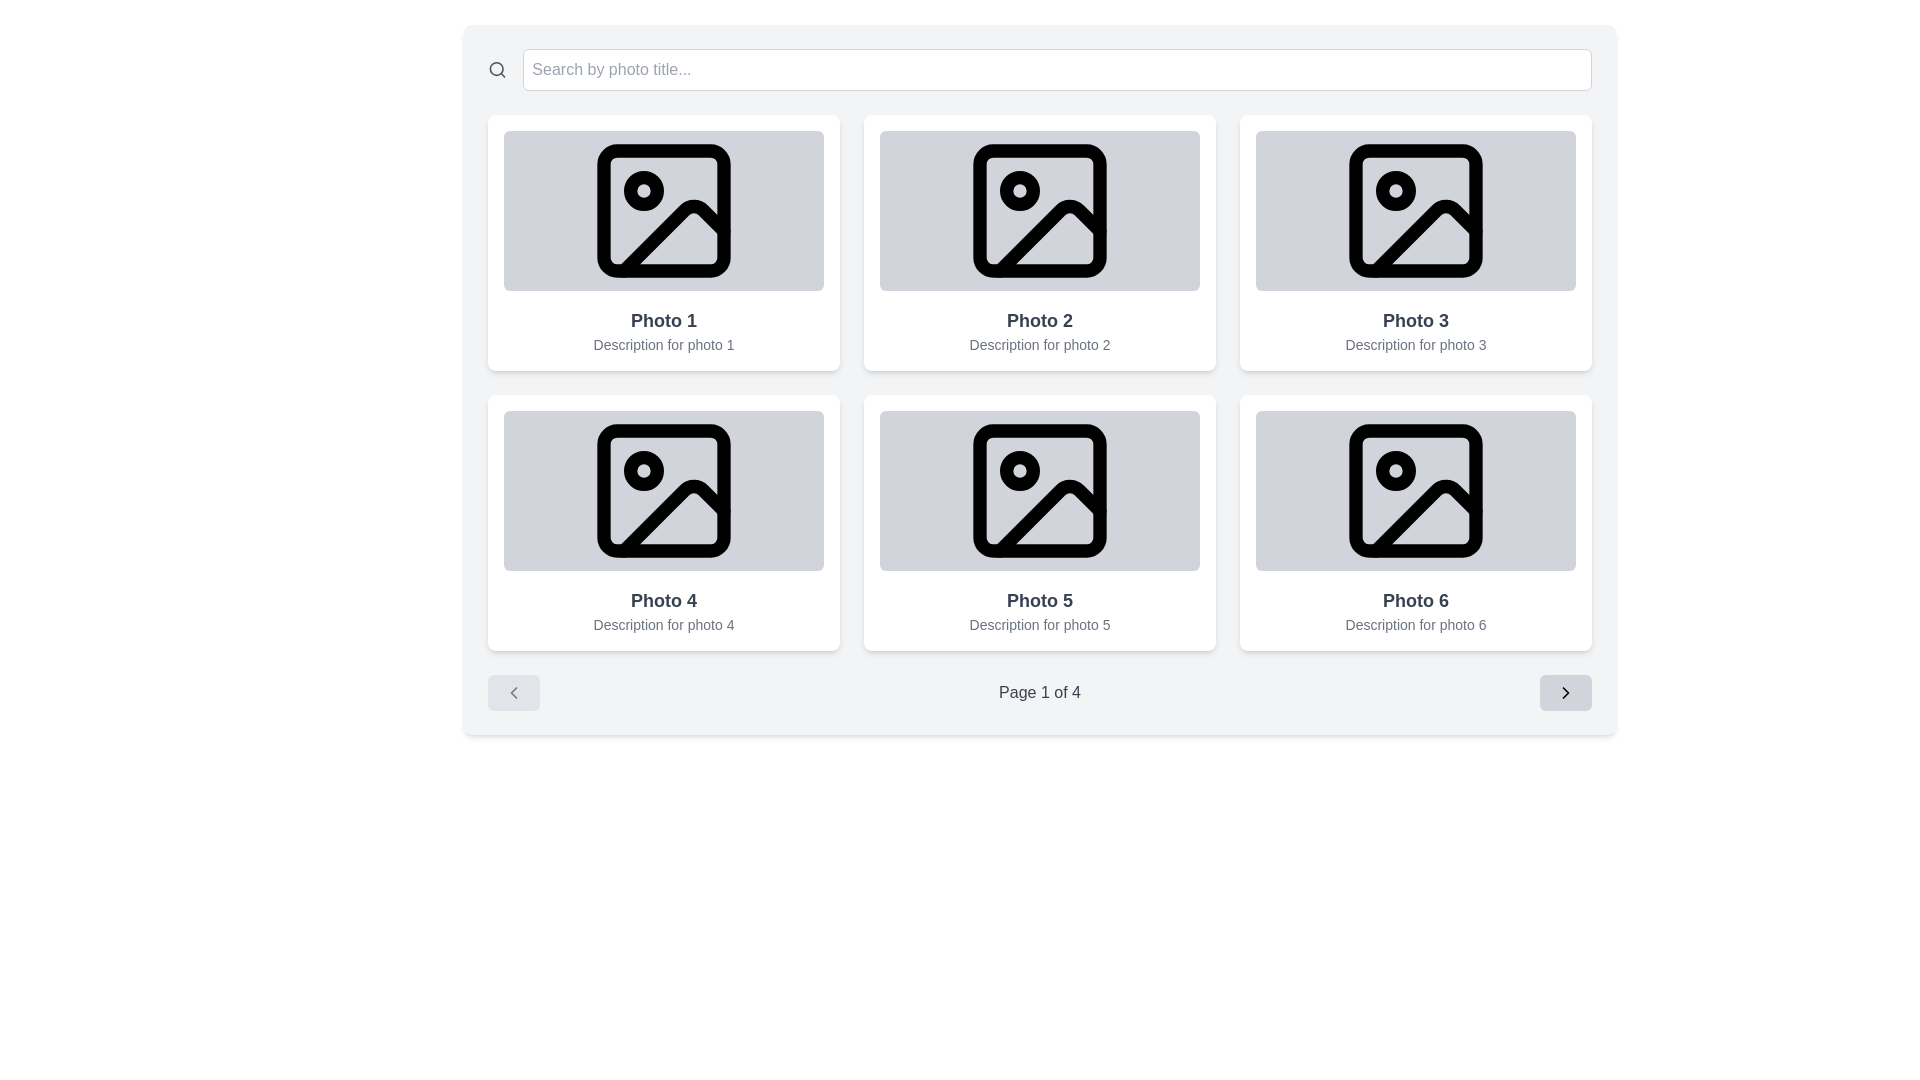 The image size is (1920, 1080). I want to click on the small circular decorative component located within the sixth photo tile under the 'Photo 6' section, so click(1395, 470).